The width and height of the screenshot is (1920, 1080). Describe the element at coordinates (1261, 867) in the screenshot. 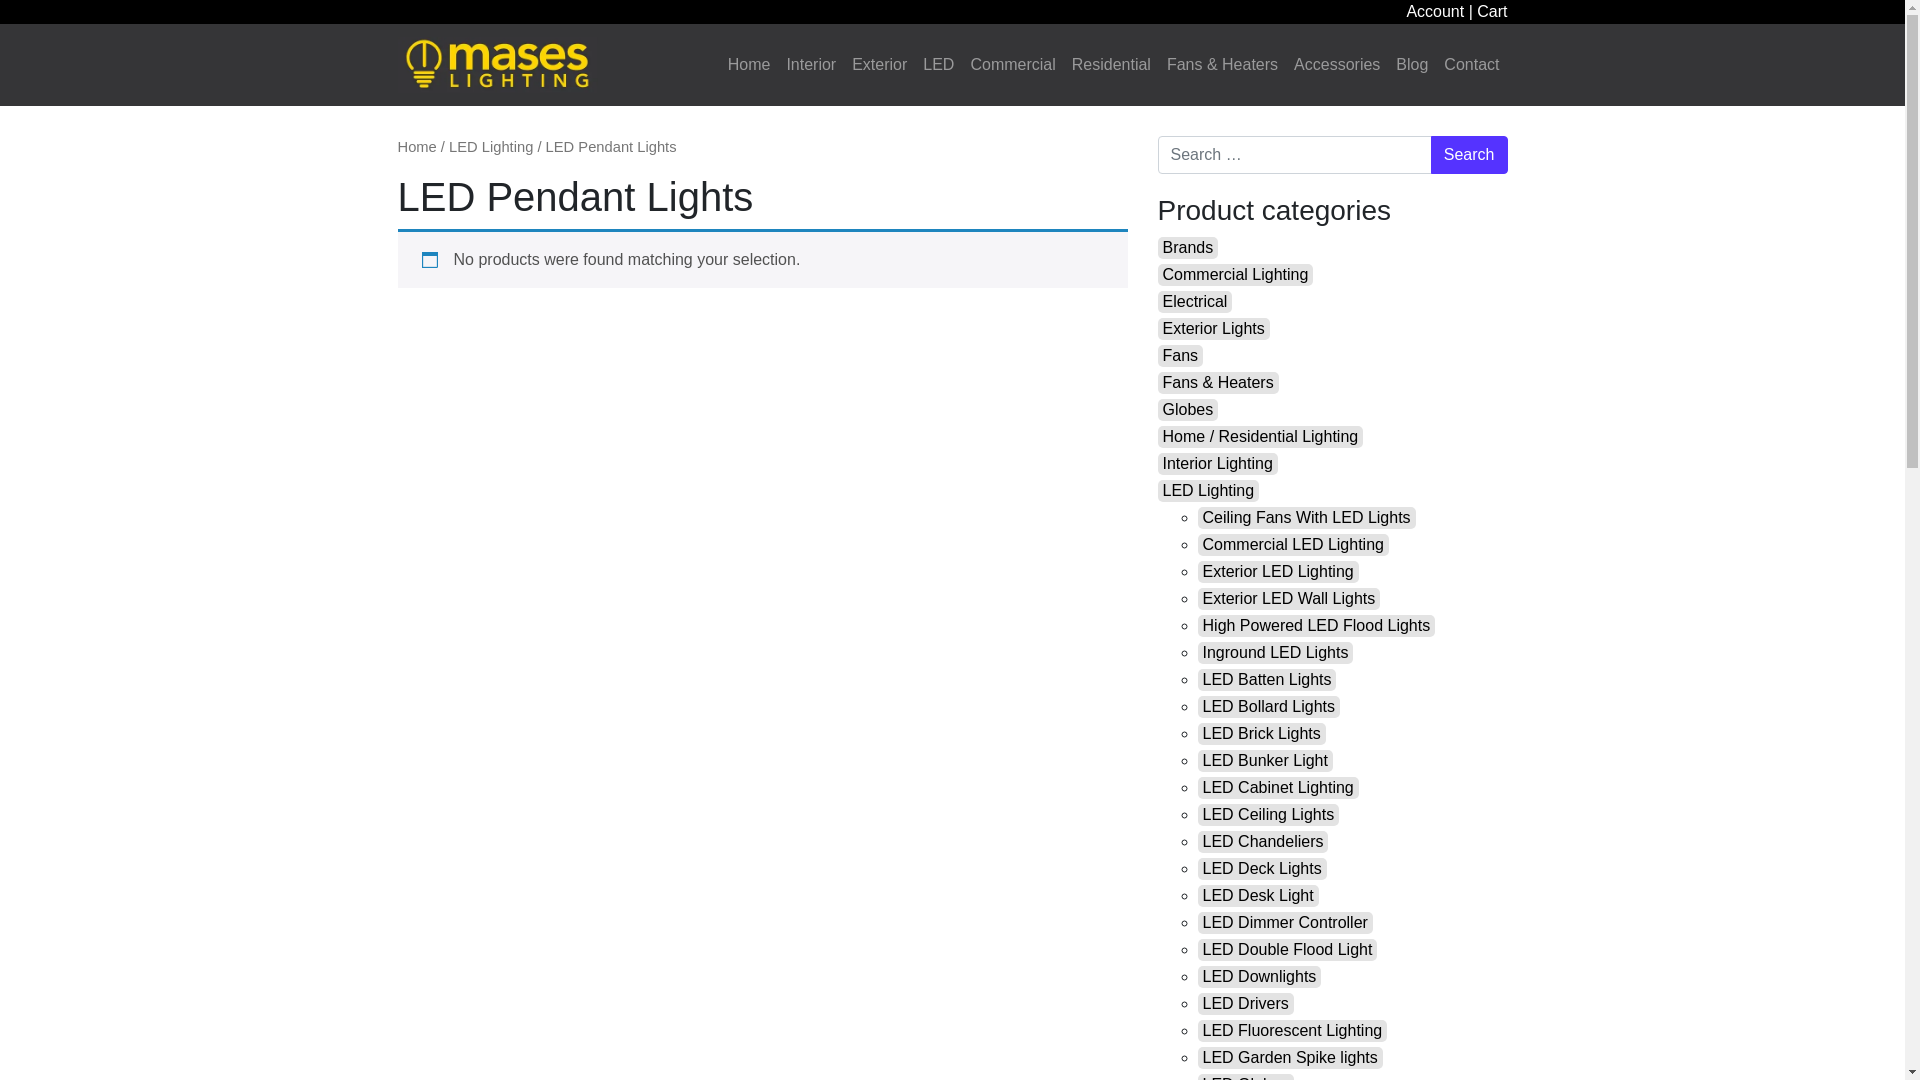

I see `'LED Deck Lights'` at that location.